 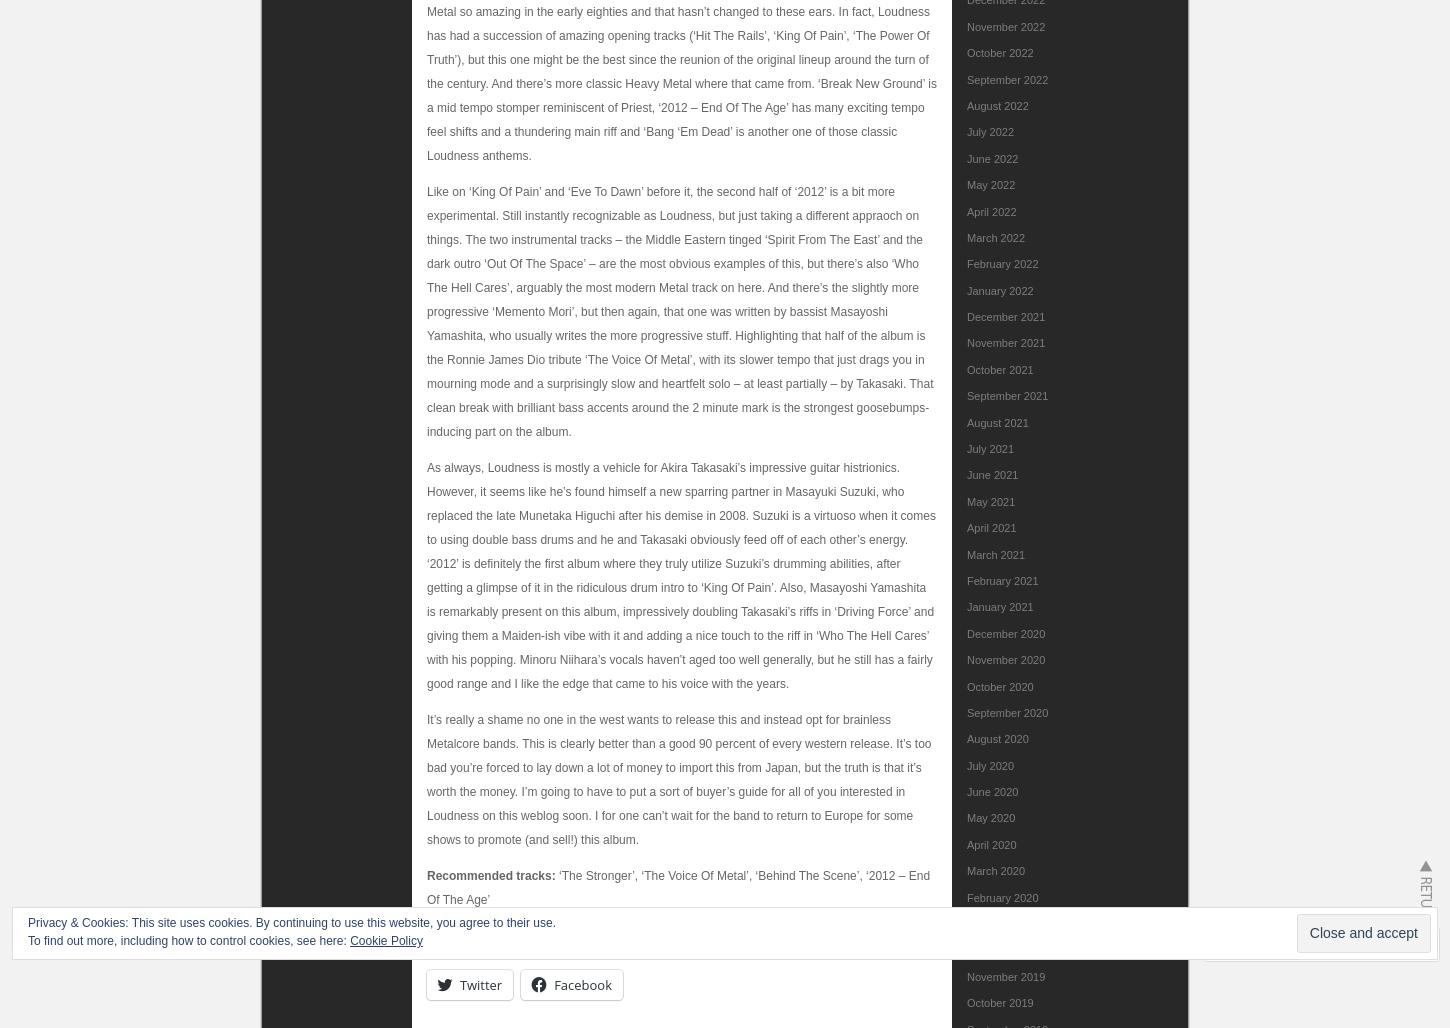 What do you see at coordinates (997, 103) in the screenshot?
I see `'August 2022'` at bounding box center [997, 103].